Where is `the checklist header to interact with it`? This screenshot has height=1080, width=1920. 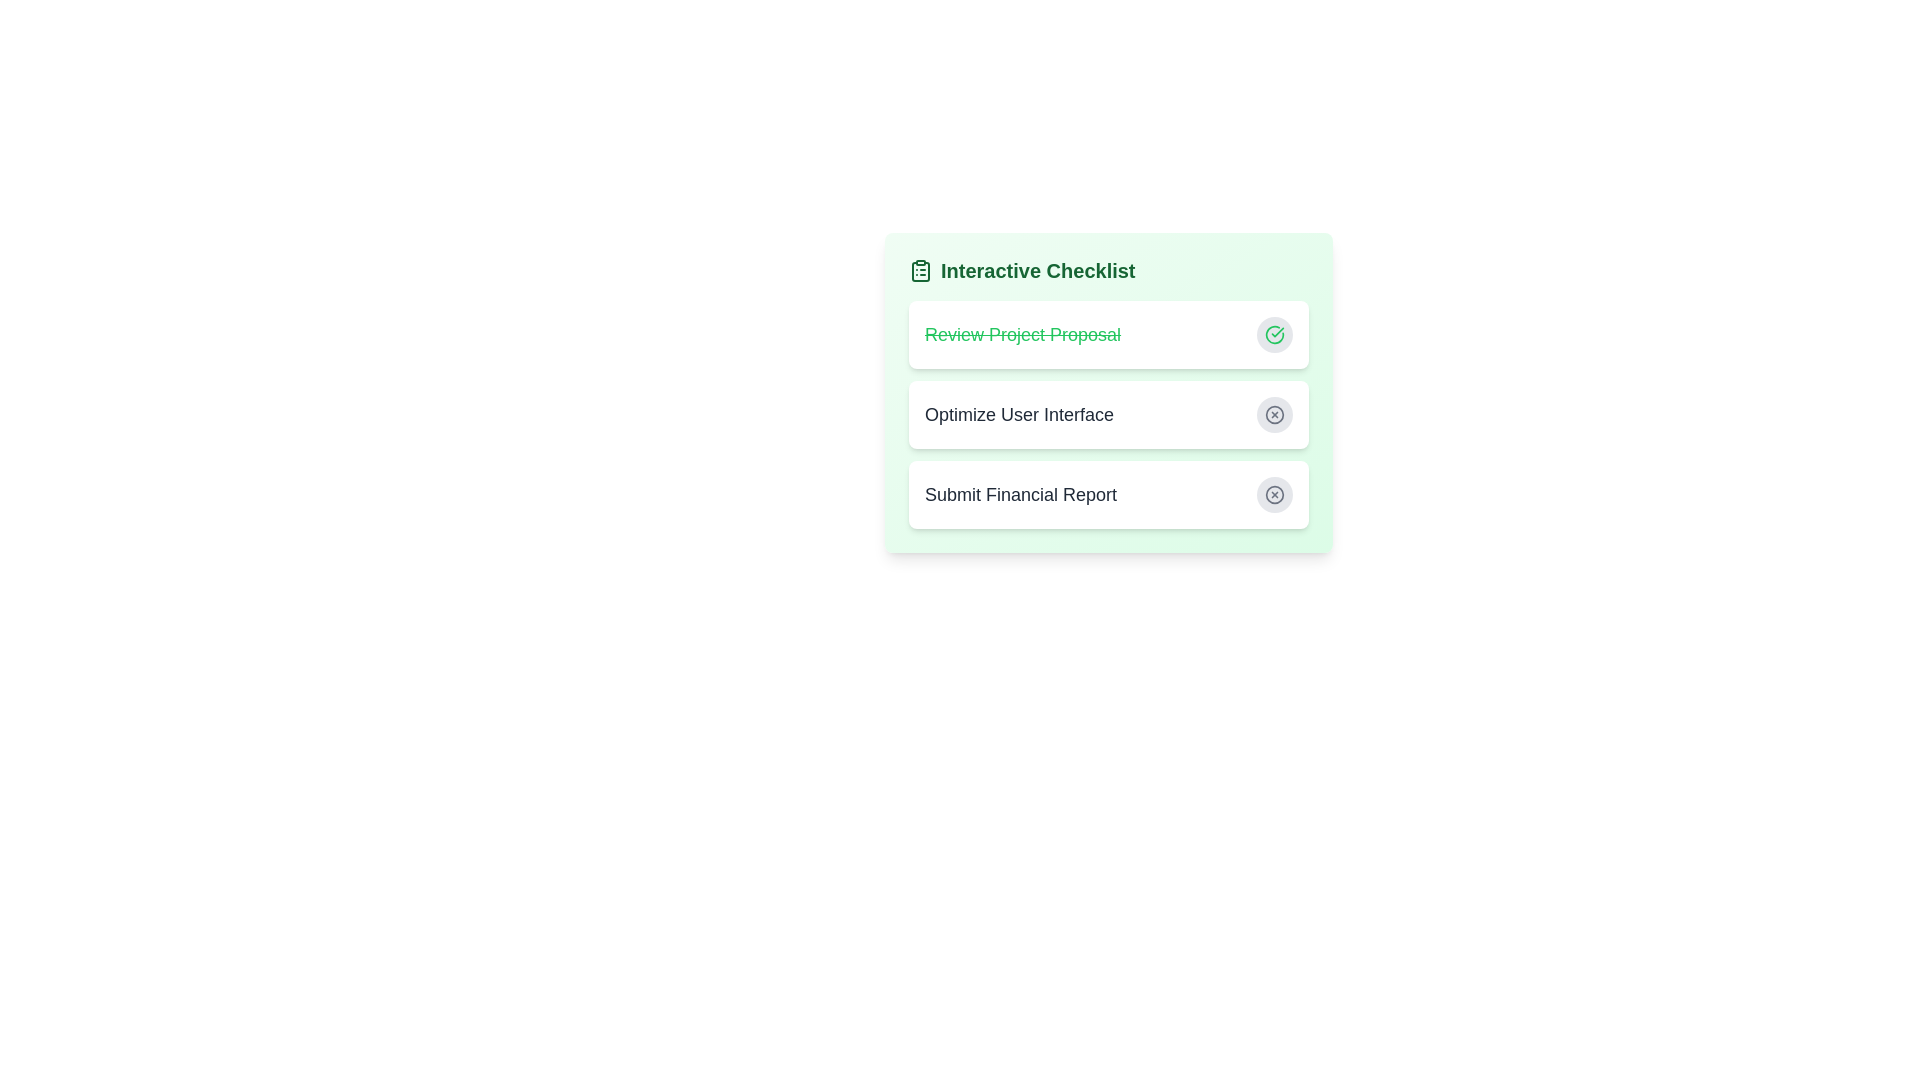 the checklist header to interact with it is located at coordinates (1107, 270).